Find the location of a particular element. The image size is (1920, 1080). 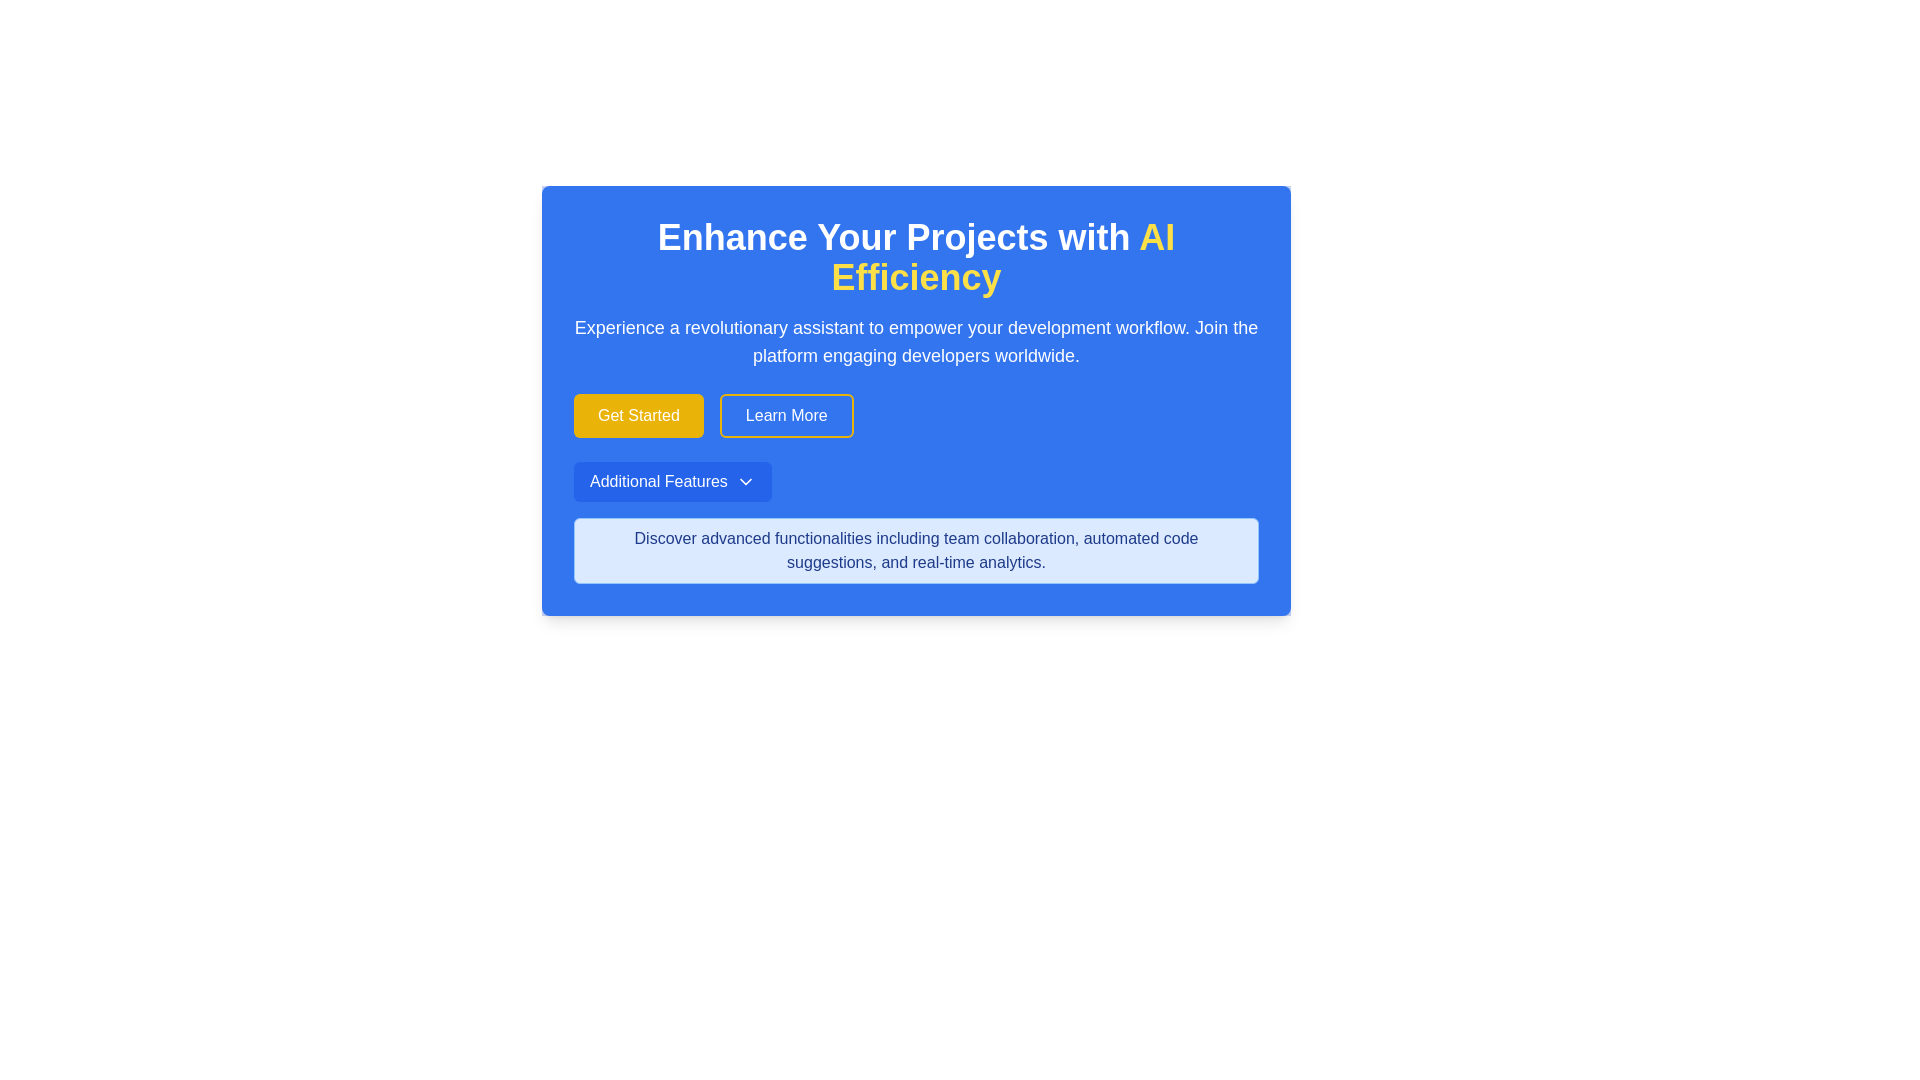

the 'Get Started' button located on the left side of a button group in the central section of a blue modal to observe a visual change is located at coordinates (637, 415).